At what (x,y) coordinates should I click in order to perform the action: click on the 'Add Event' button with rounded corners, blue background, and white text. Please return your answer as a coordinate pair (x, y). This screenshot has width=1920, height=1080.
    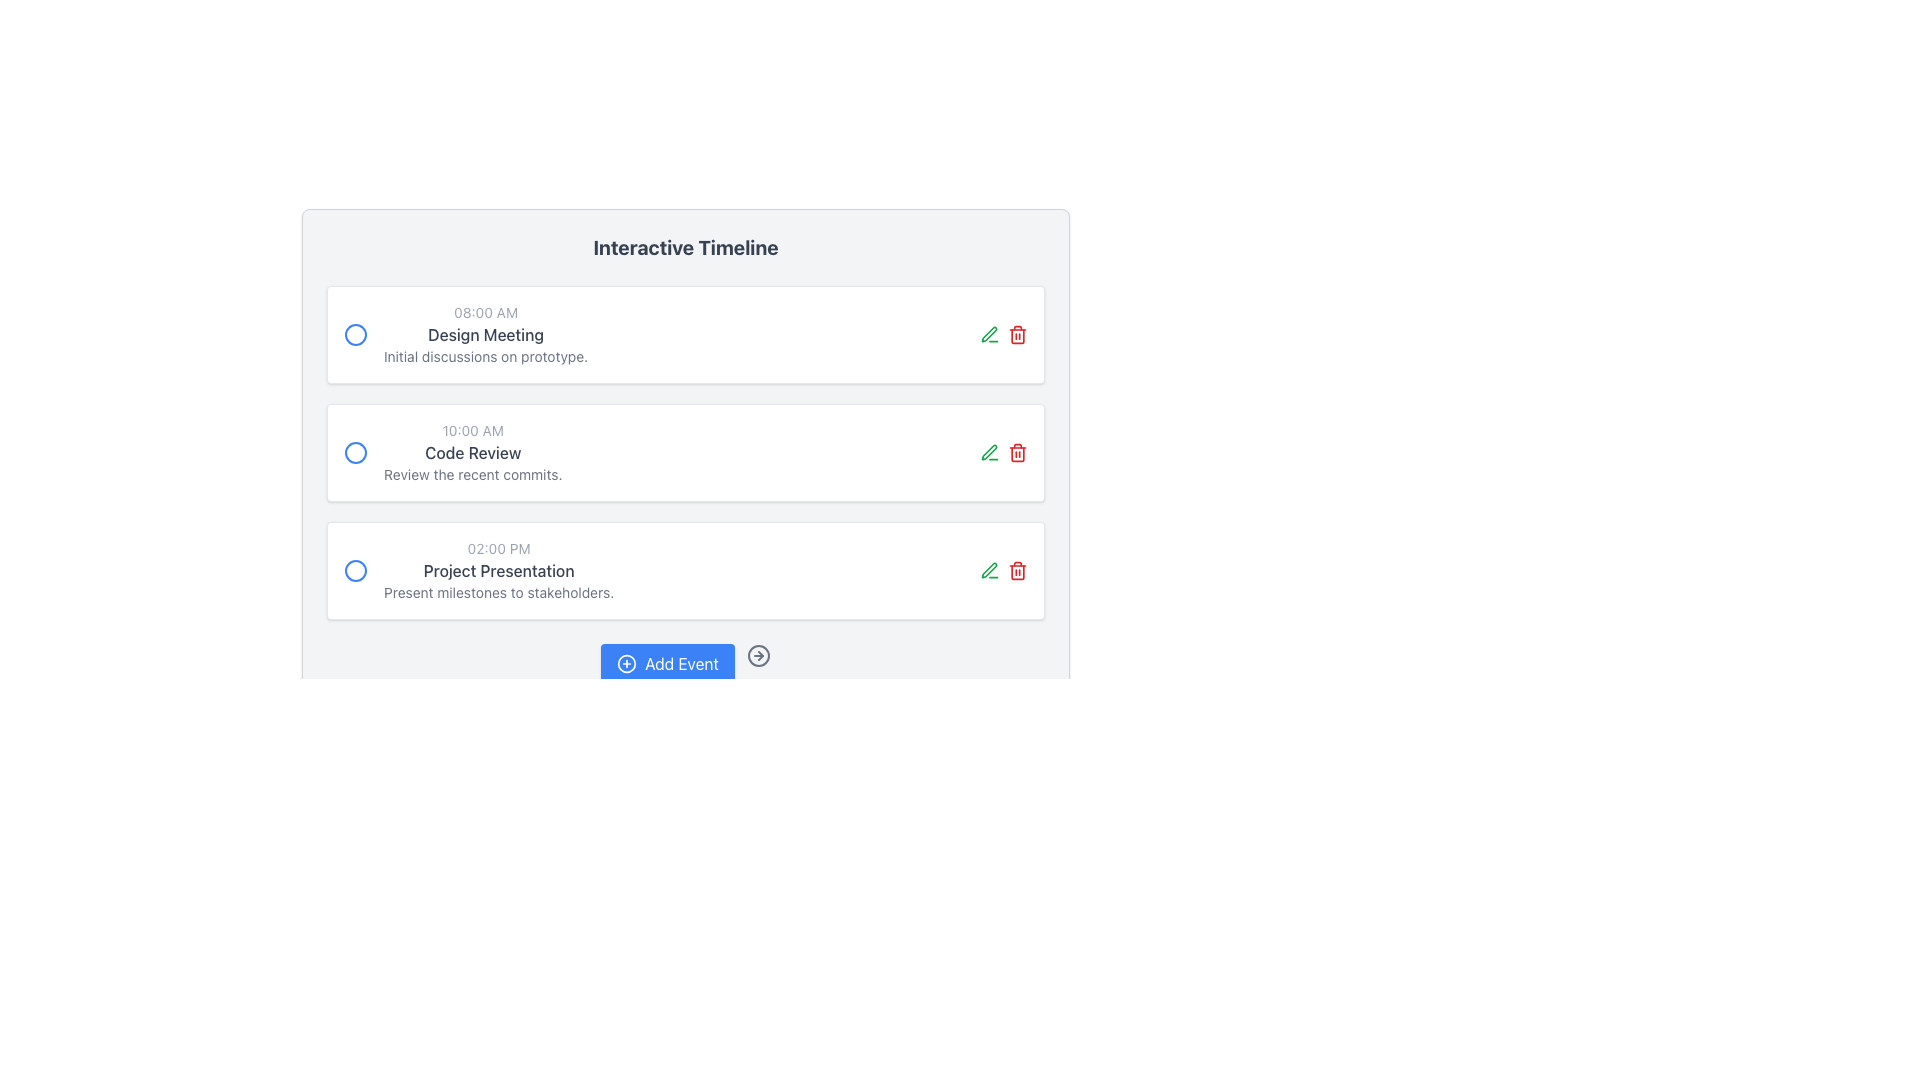
    Looking at the image, I should click on (667, 663).